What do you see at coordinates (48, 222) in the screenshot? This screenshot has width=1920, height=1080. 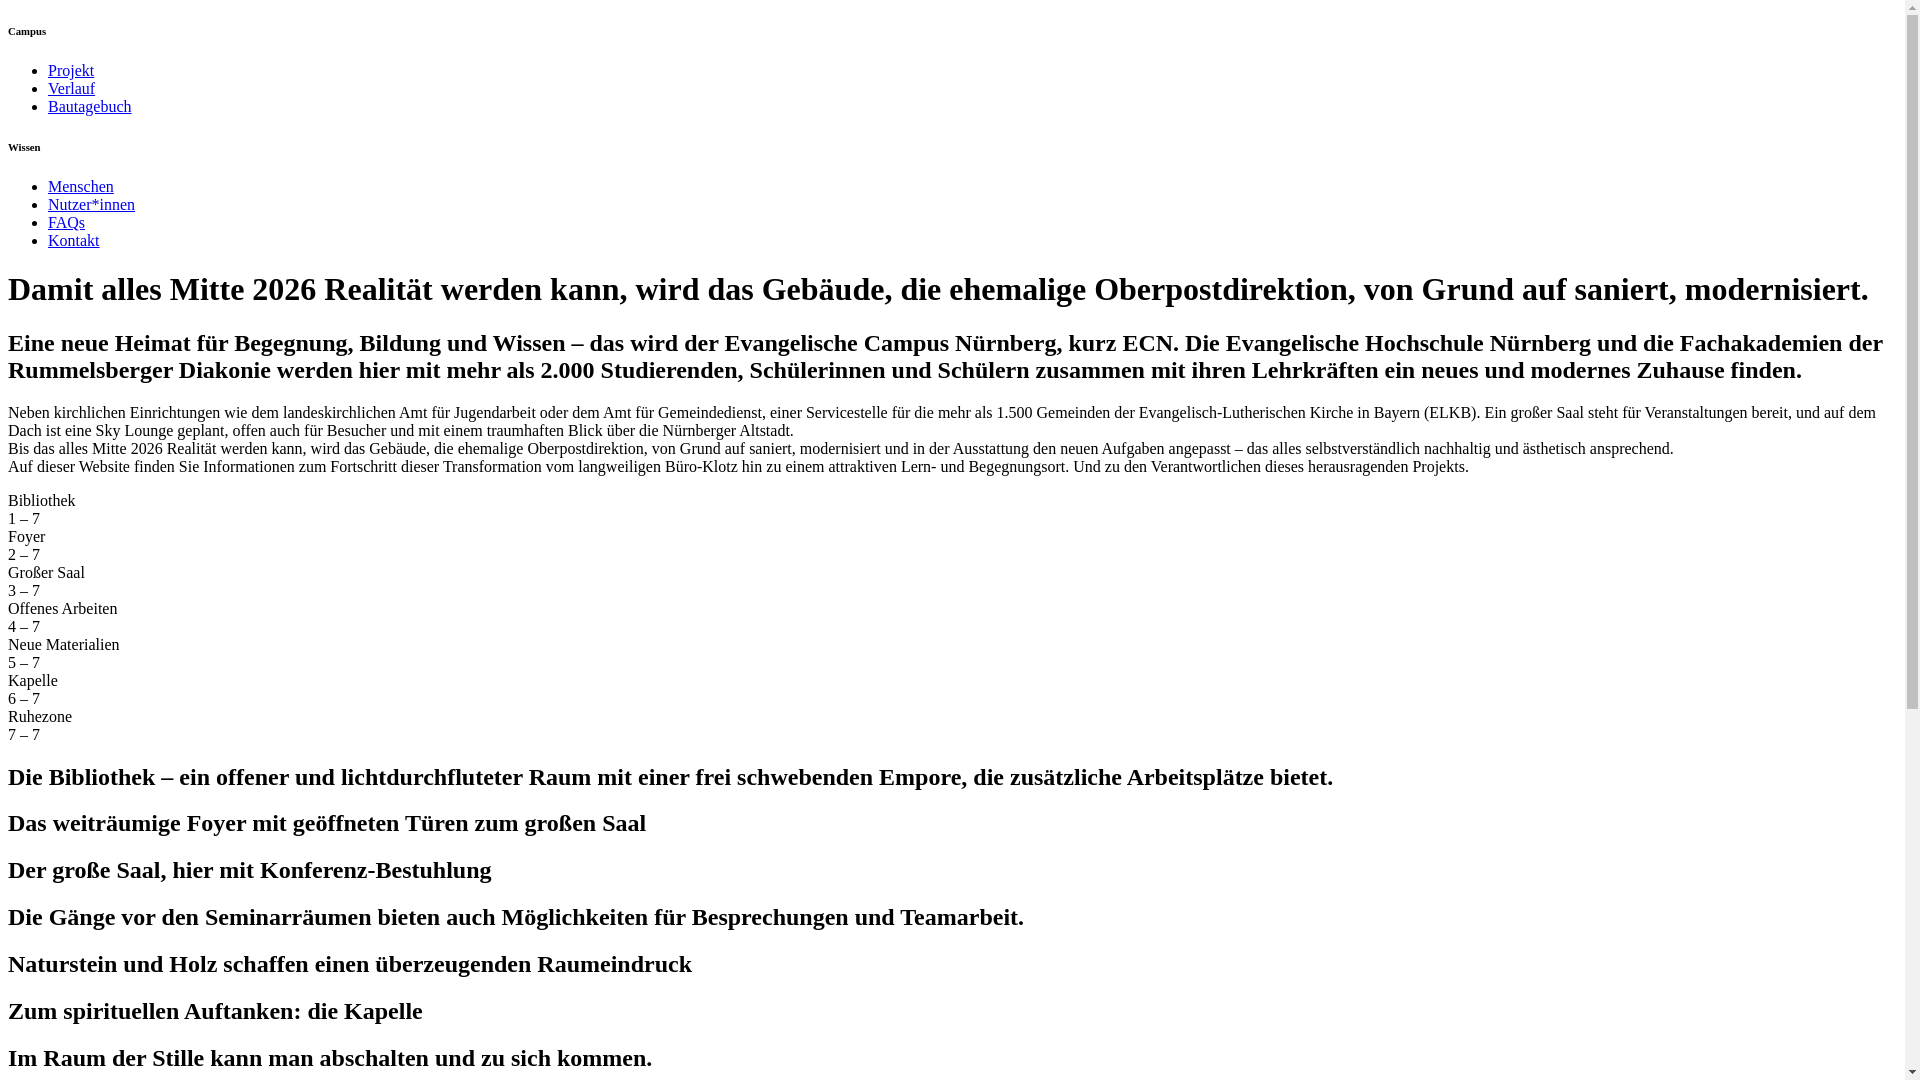 I see `'FAQs'` at bounding box center [48, 222].